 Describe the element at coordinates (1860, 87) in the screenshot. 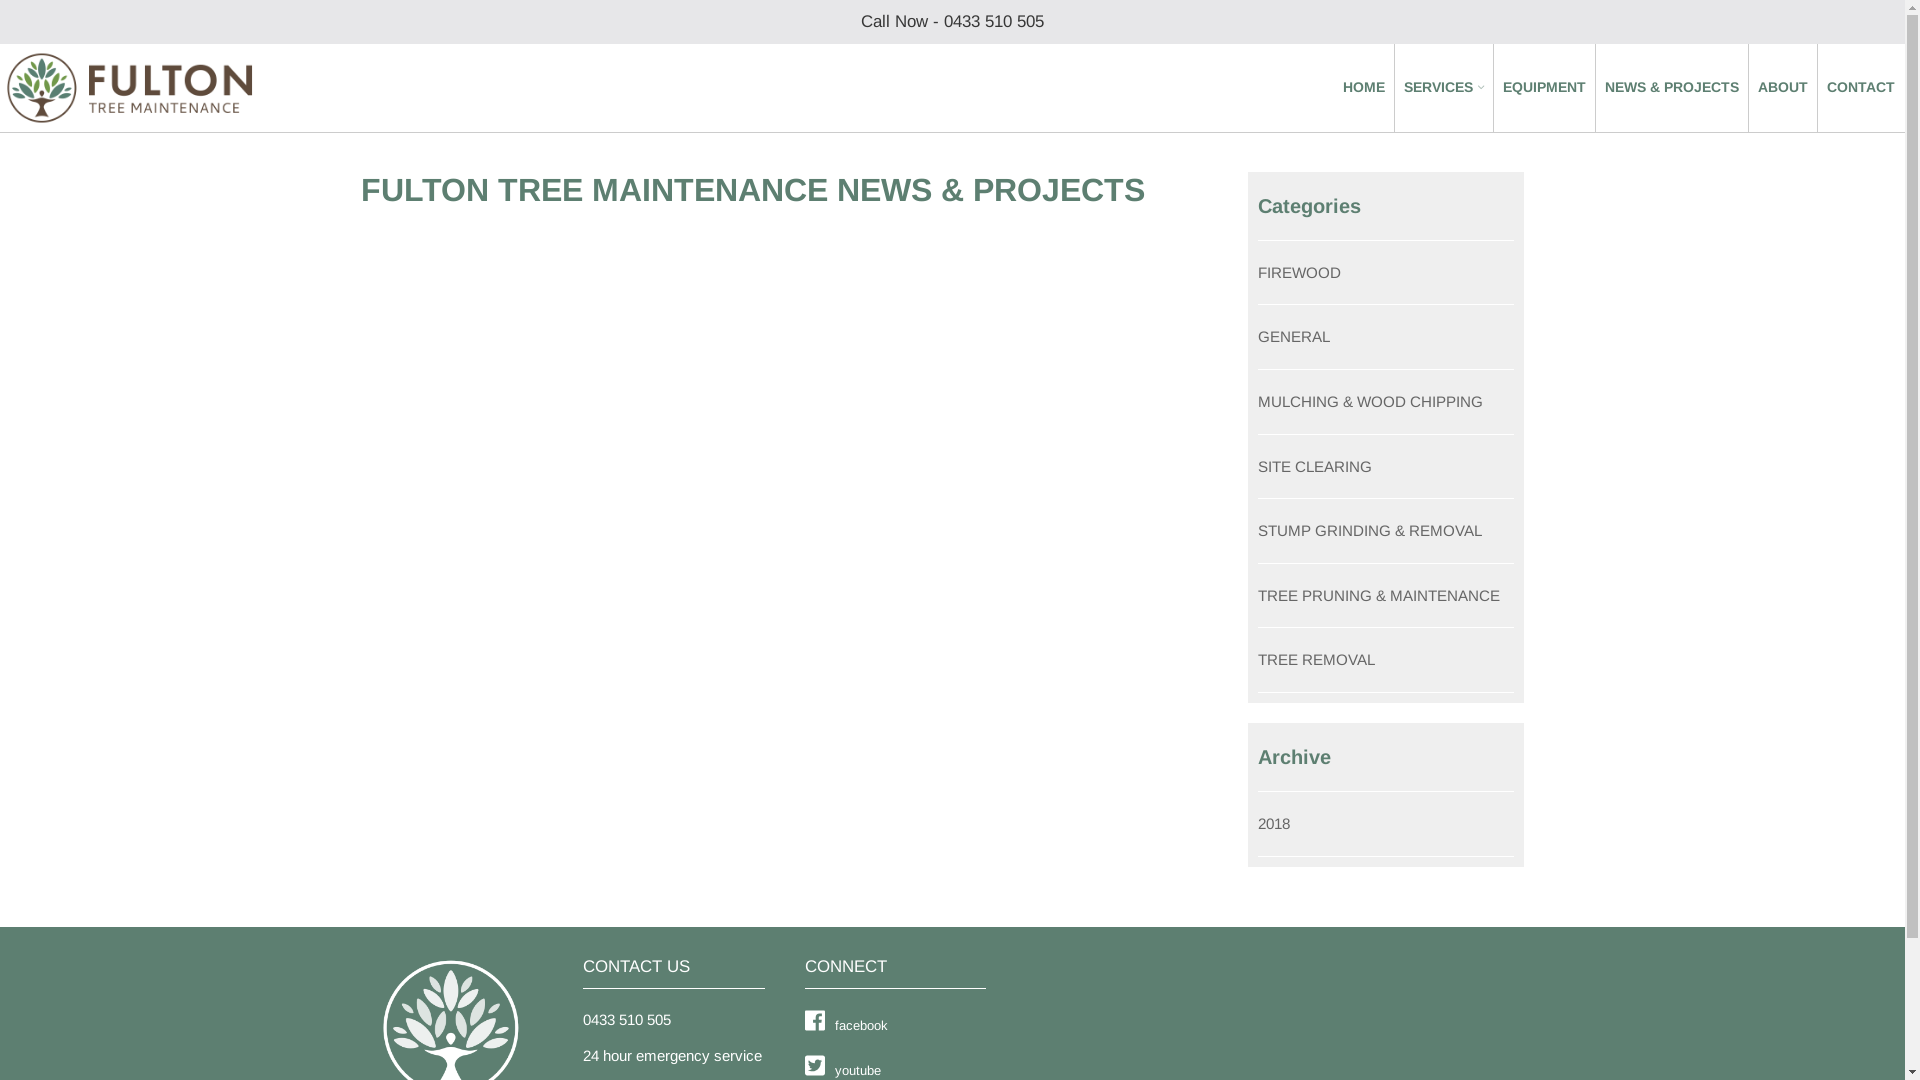

I see `'CONTACT'` at that location.